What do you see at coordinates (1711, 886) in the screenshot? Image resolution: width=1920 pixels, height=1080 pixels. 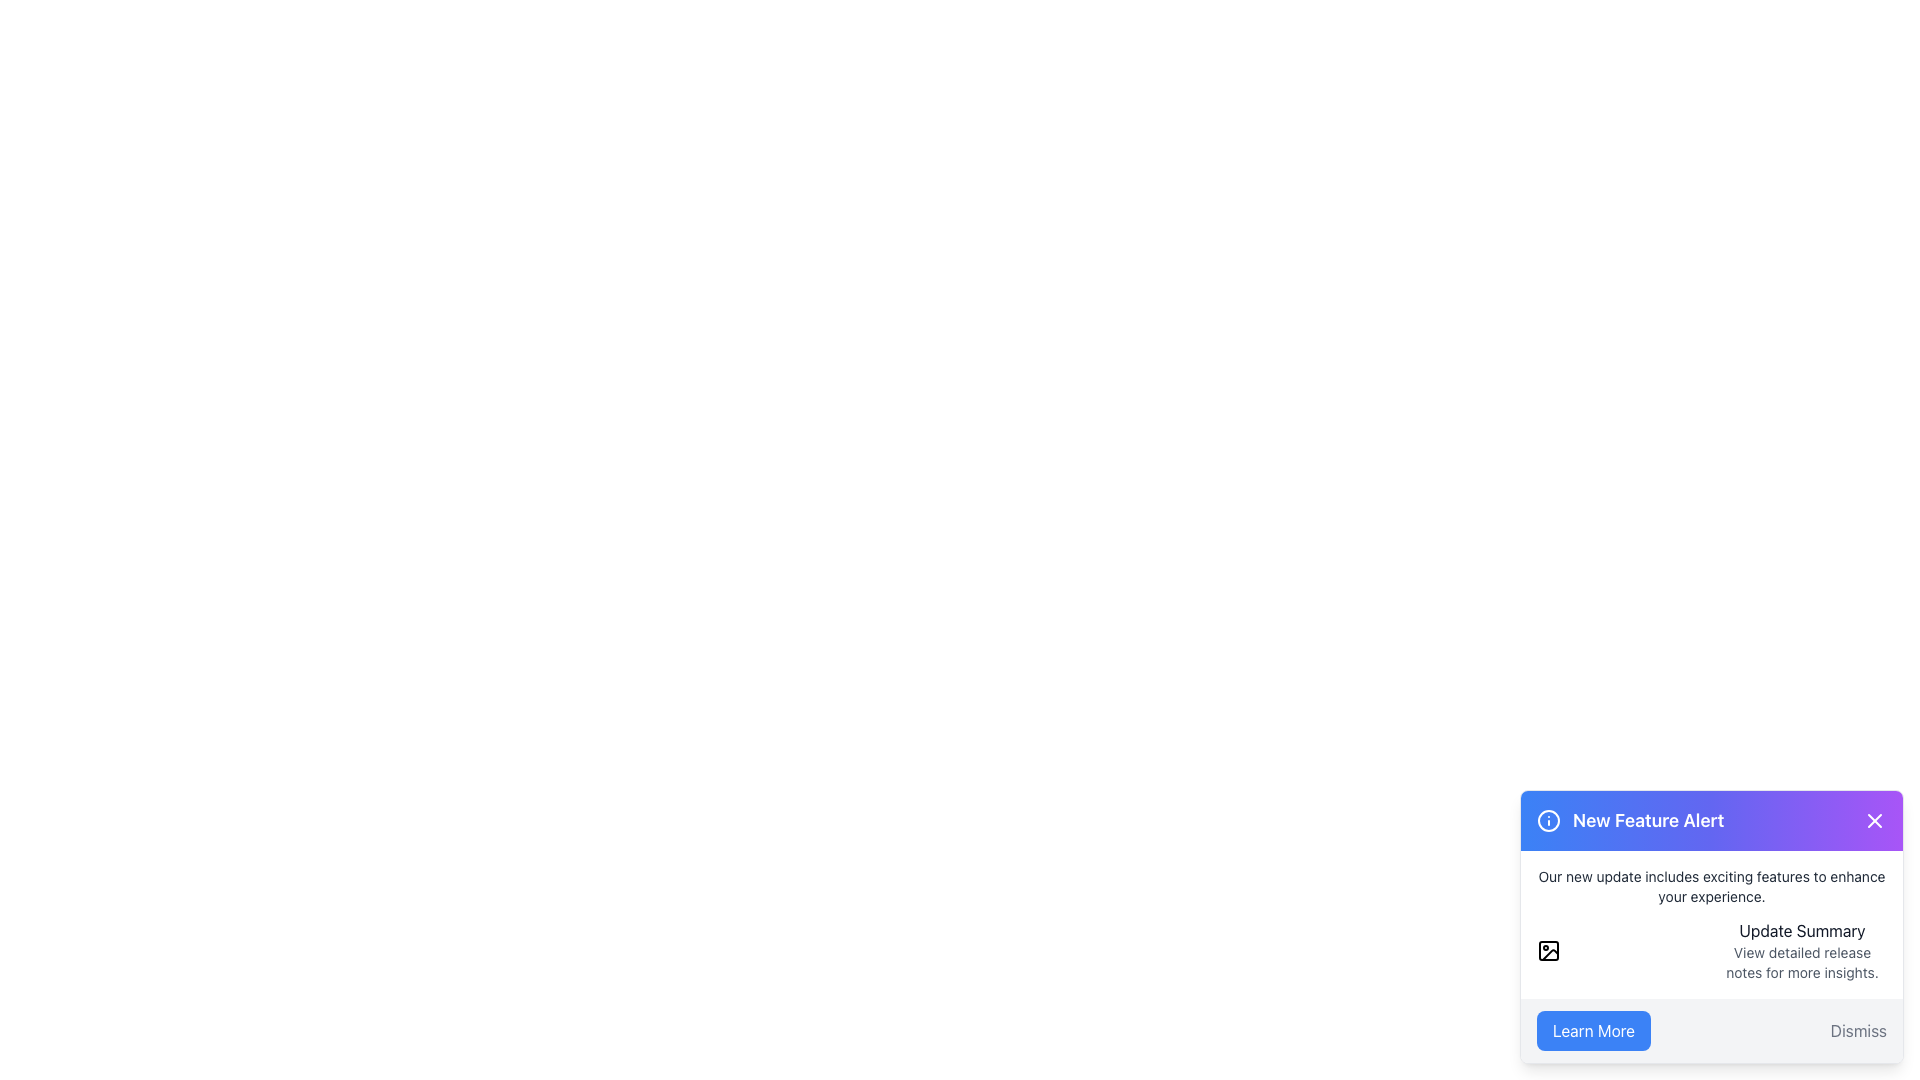 I see `the textual description element that provides information about the new update, located at the top part of the update summary section` at bounding box center [1711, 886].